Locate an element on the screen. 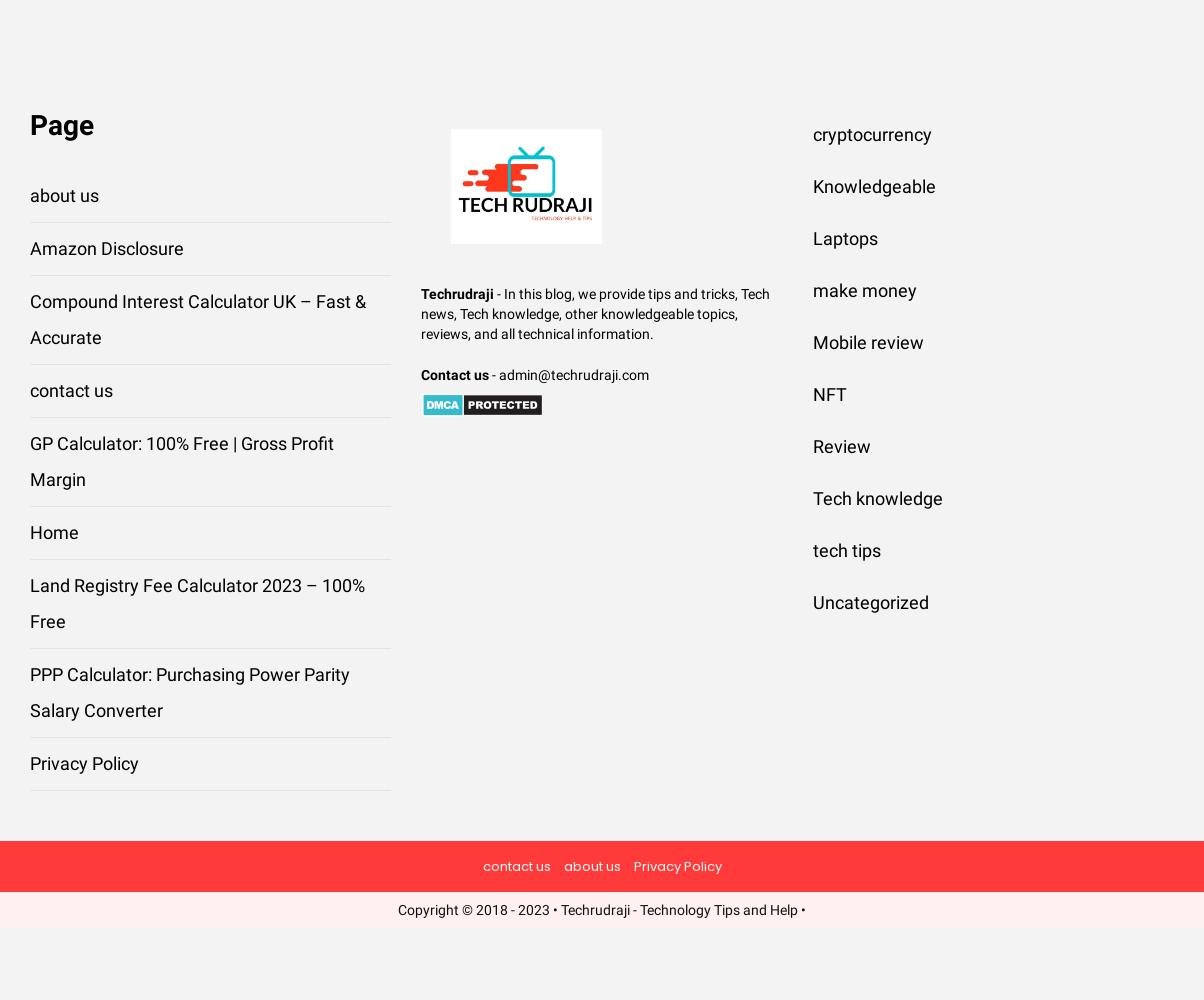  'Home' is located at coordinates (54, 532).